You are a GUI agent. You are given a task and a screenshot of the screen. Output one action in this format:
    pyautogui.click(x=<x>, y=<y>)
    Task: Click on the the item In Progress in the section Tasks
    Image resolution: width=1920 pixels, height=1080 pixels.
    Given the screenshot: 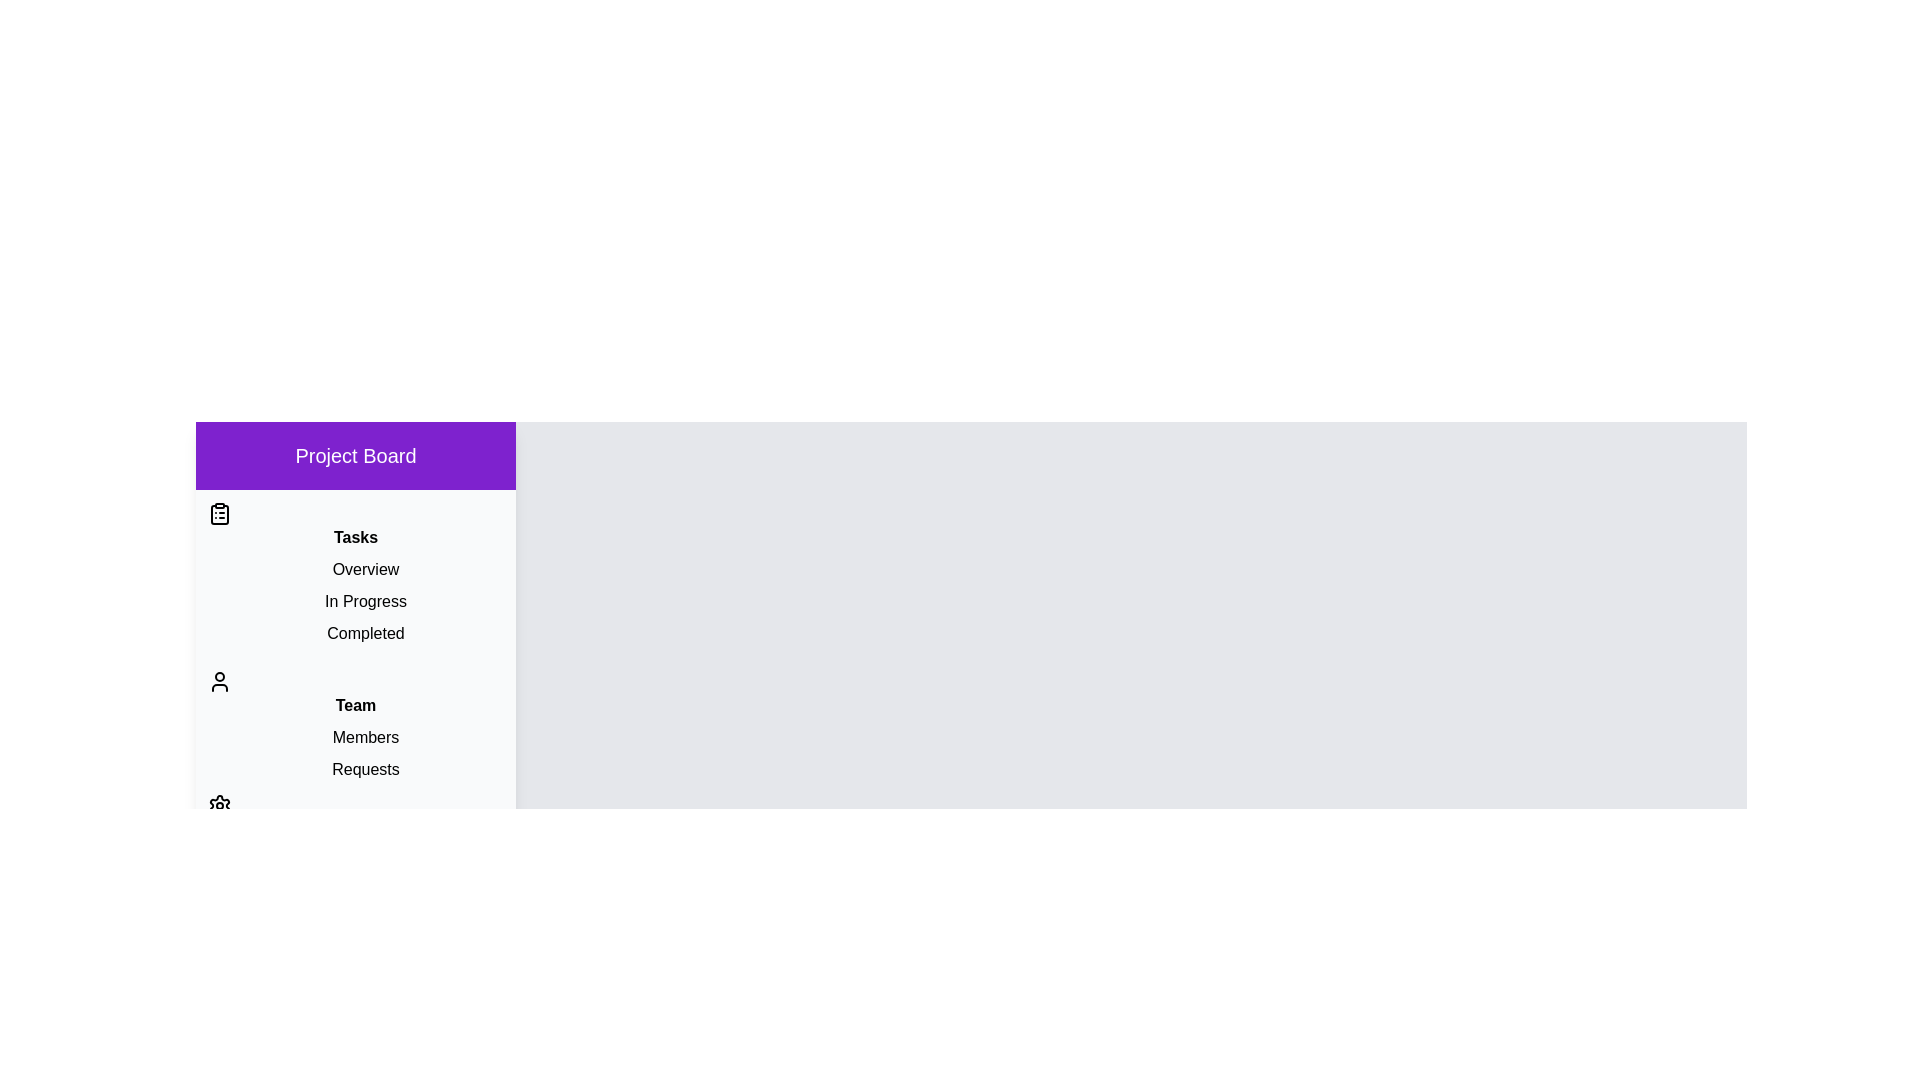 What is the action you would take?
    pyautogui.click(x=355, y=600)
    